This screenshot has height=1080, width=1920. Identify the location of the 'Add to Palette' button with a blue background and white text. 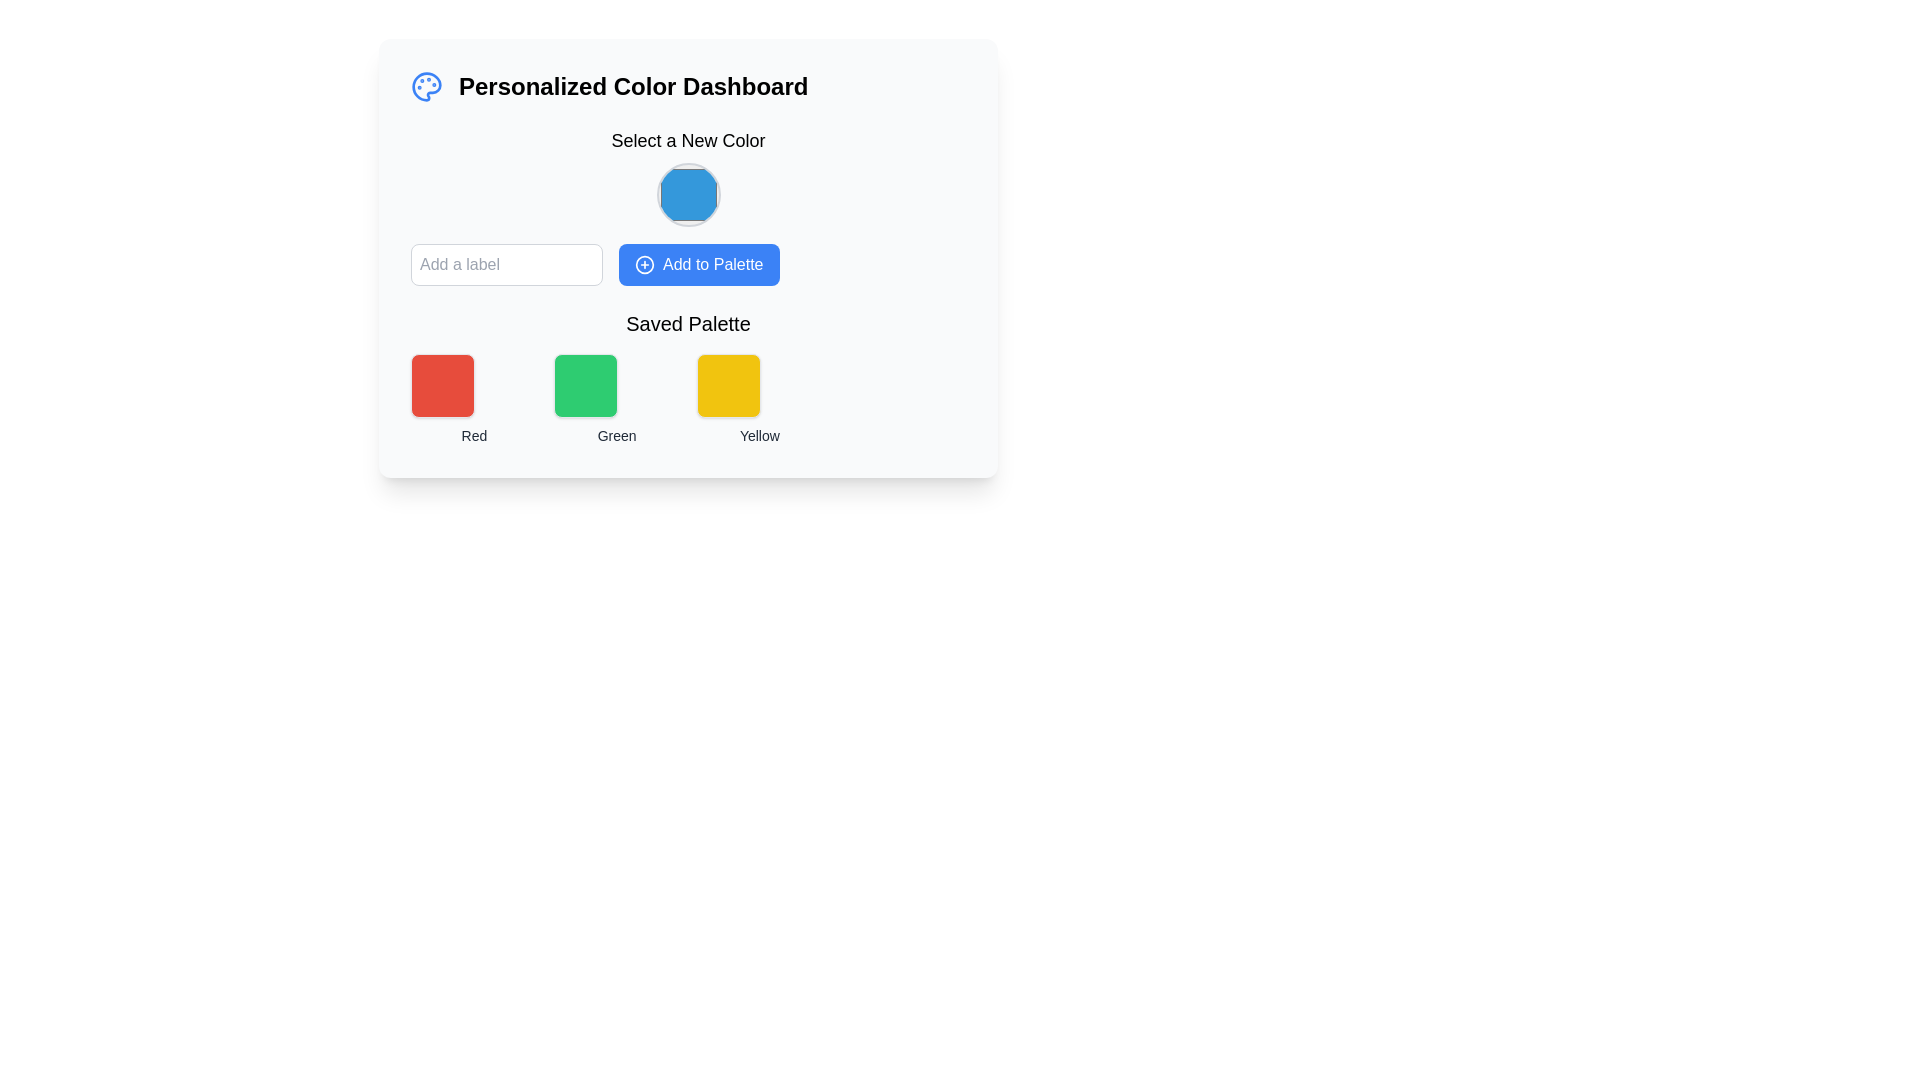
(688, 257).